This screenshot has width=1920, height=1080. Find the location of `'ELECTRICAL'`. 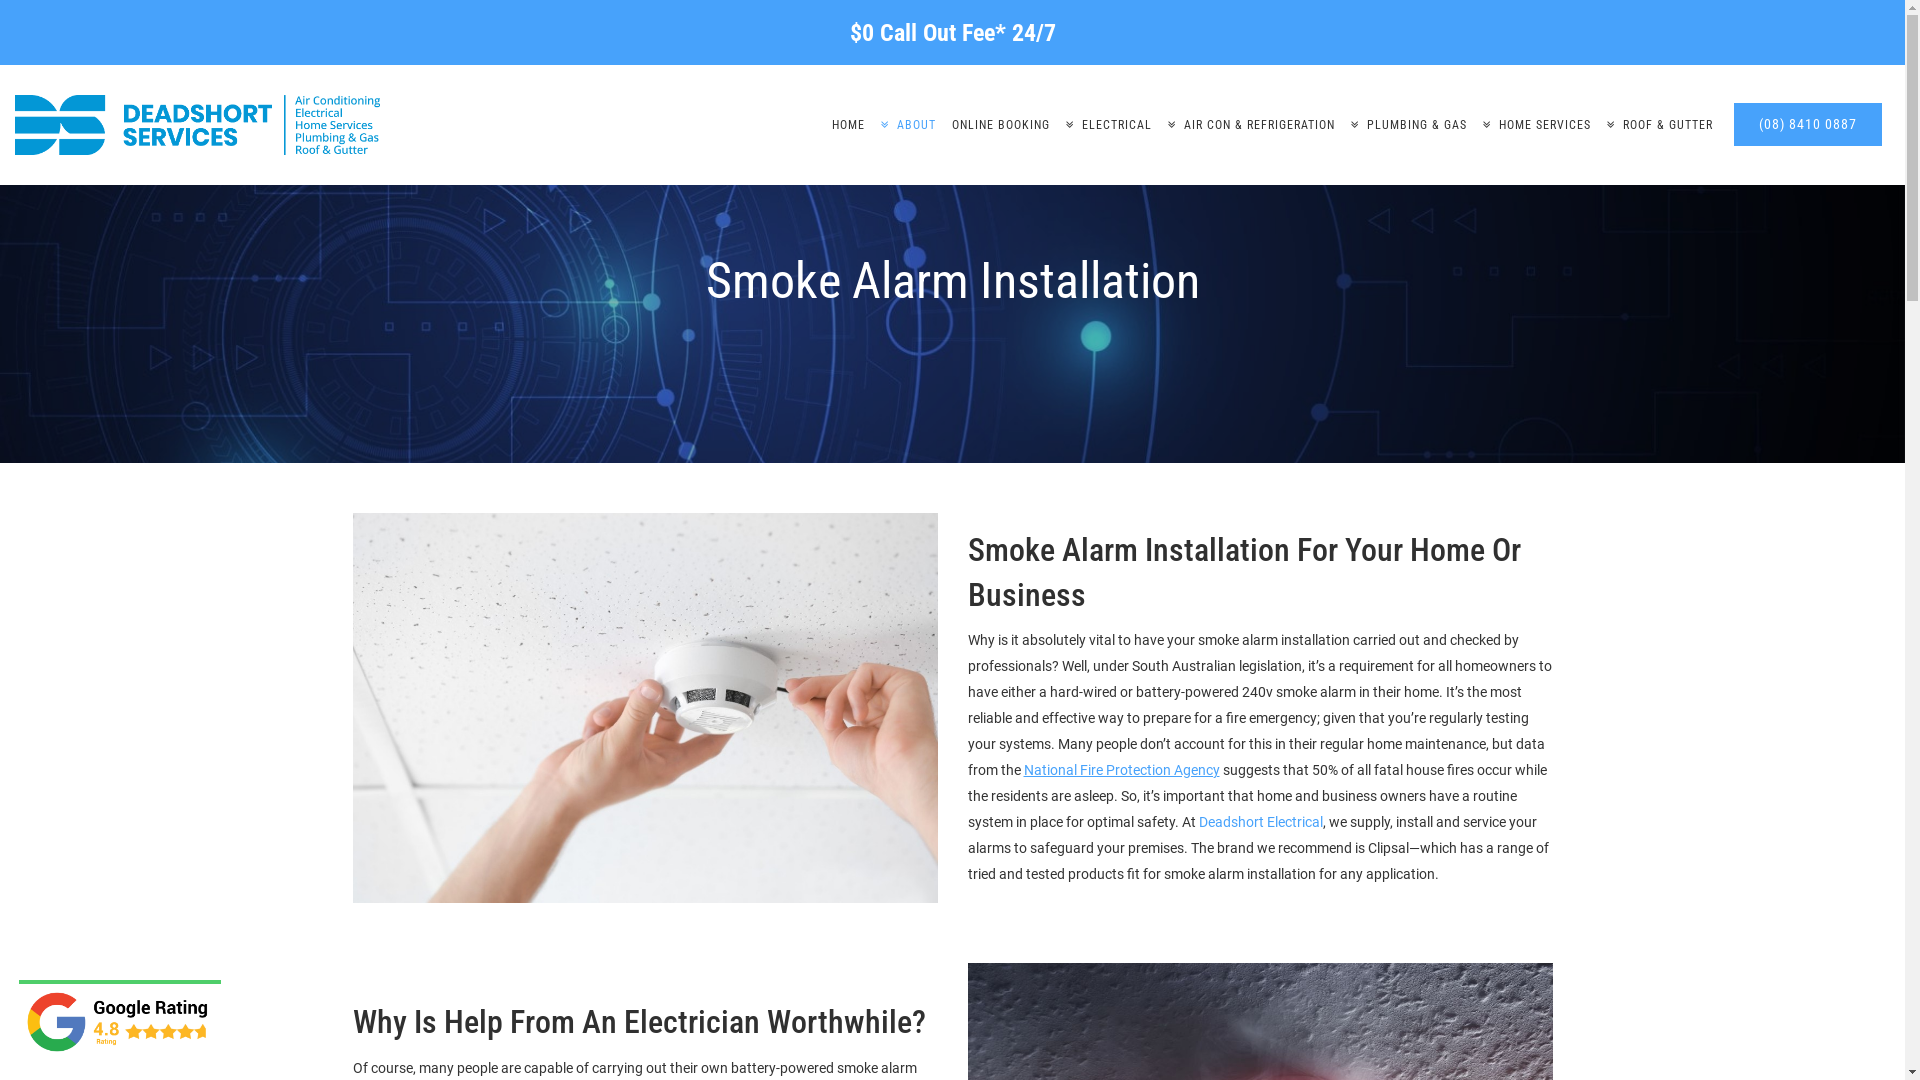

'ELECTRICAL' is located at coordinates (1107, 124).